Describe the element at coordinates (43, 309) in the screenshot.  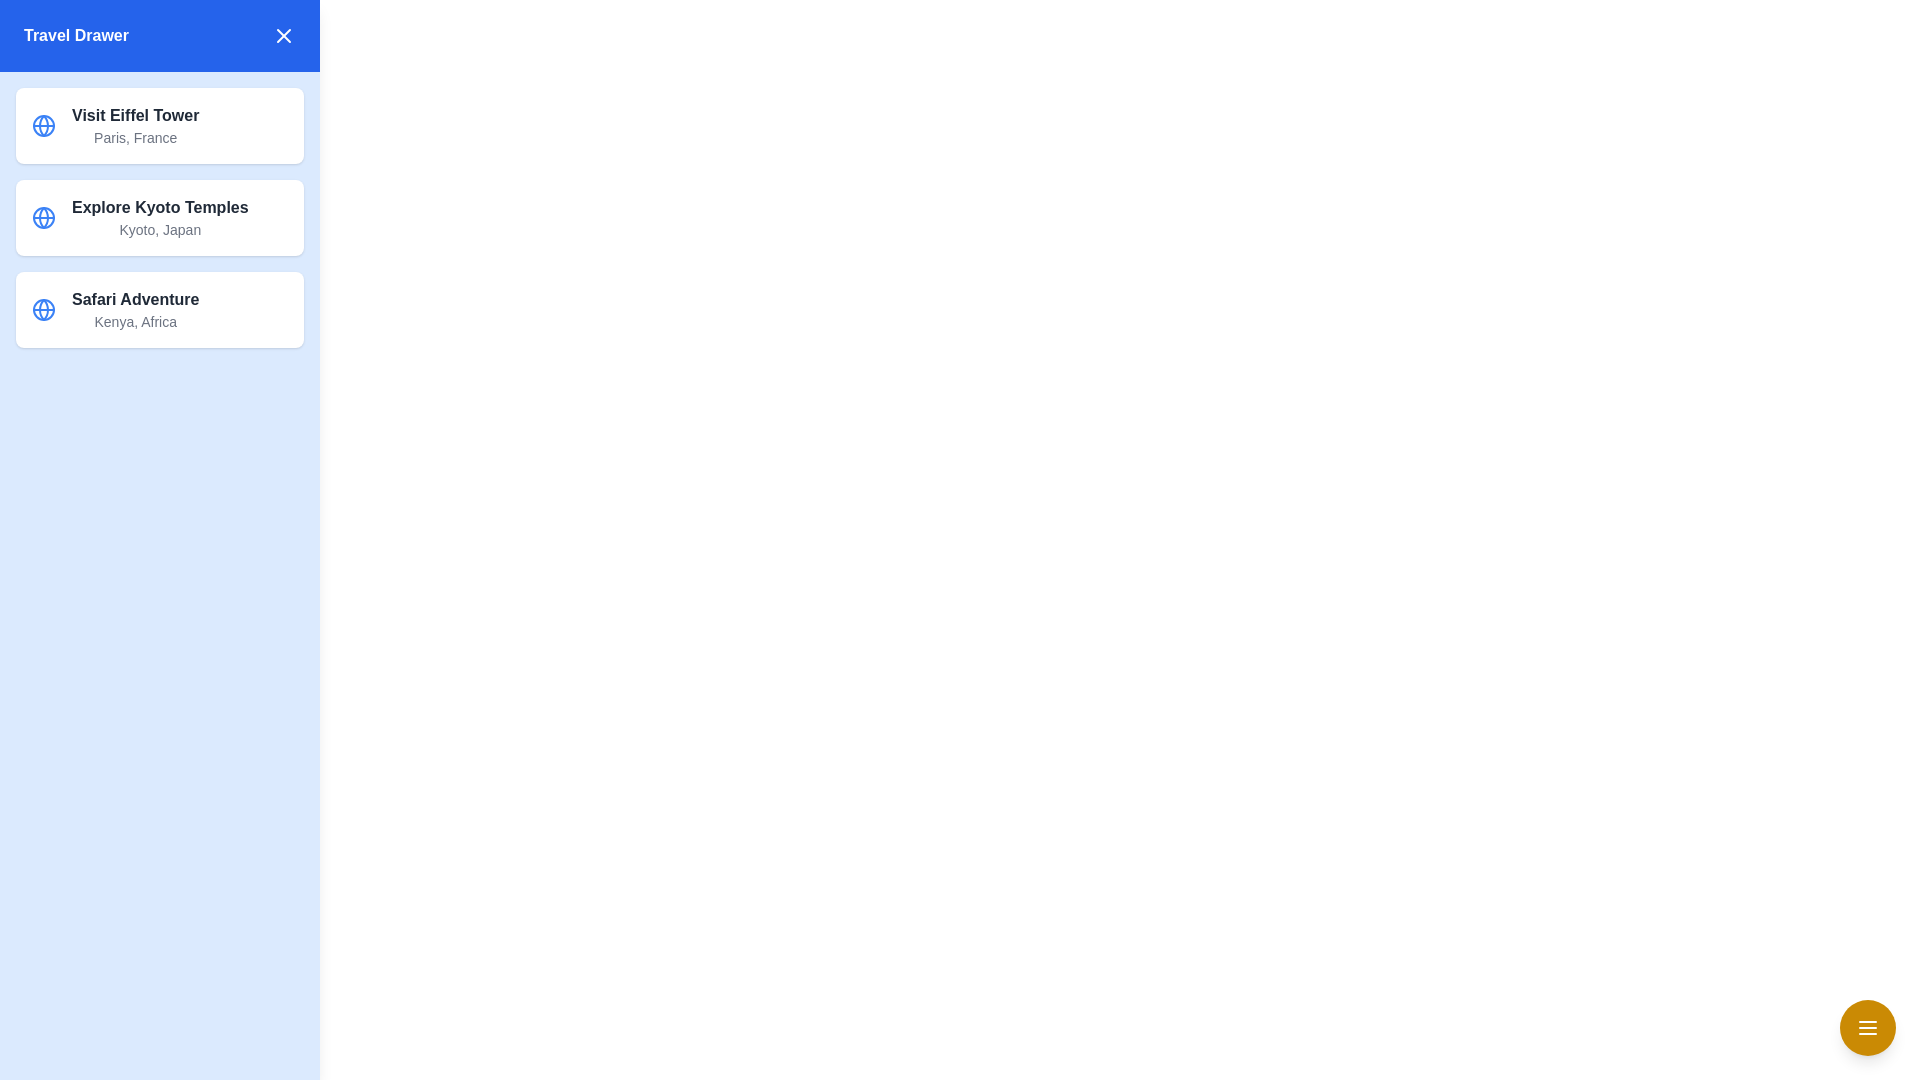
I see `the blue globe icon representing the travel-related theme located in the 'Safari Adventure' list item in the sidebar` at that location.